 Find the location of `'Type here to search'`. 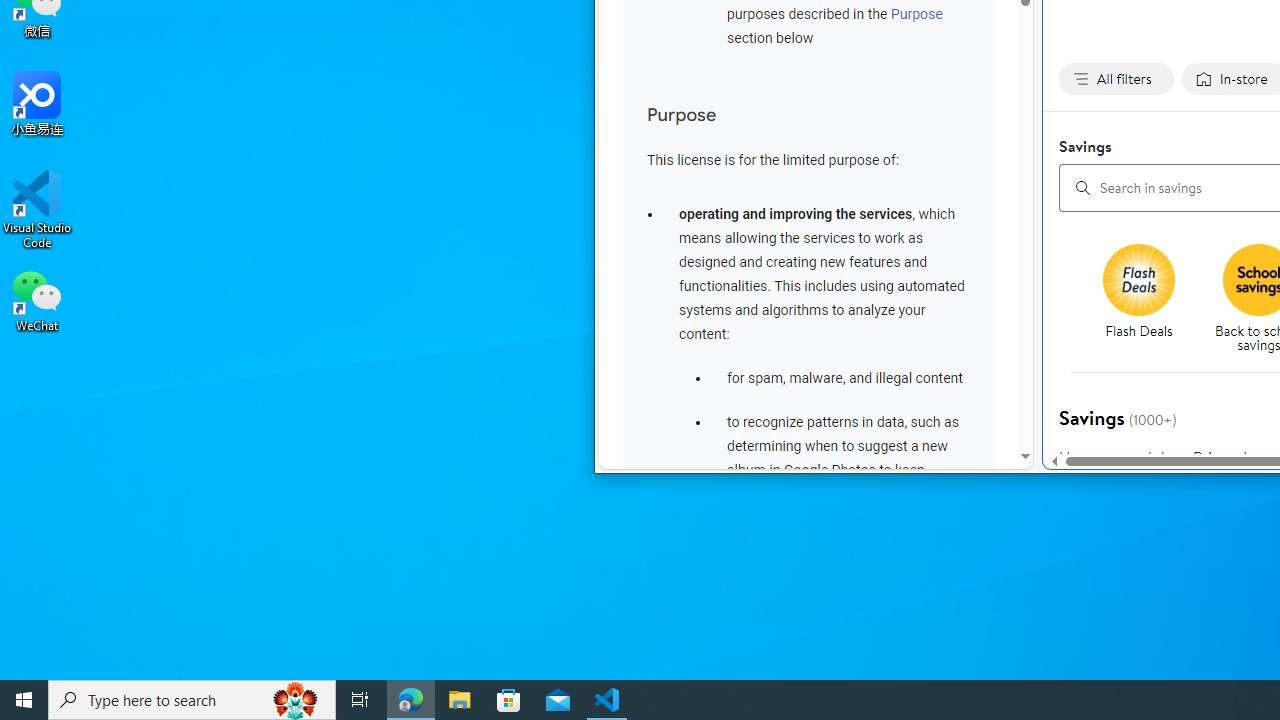

'Type here to search' is located at coordinates (192, 698).